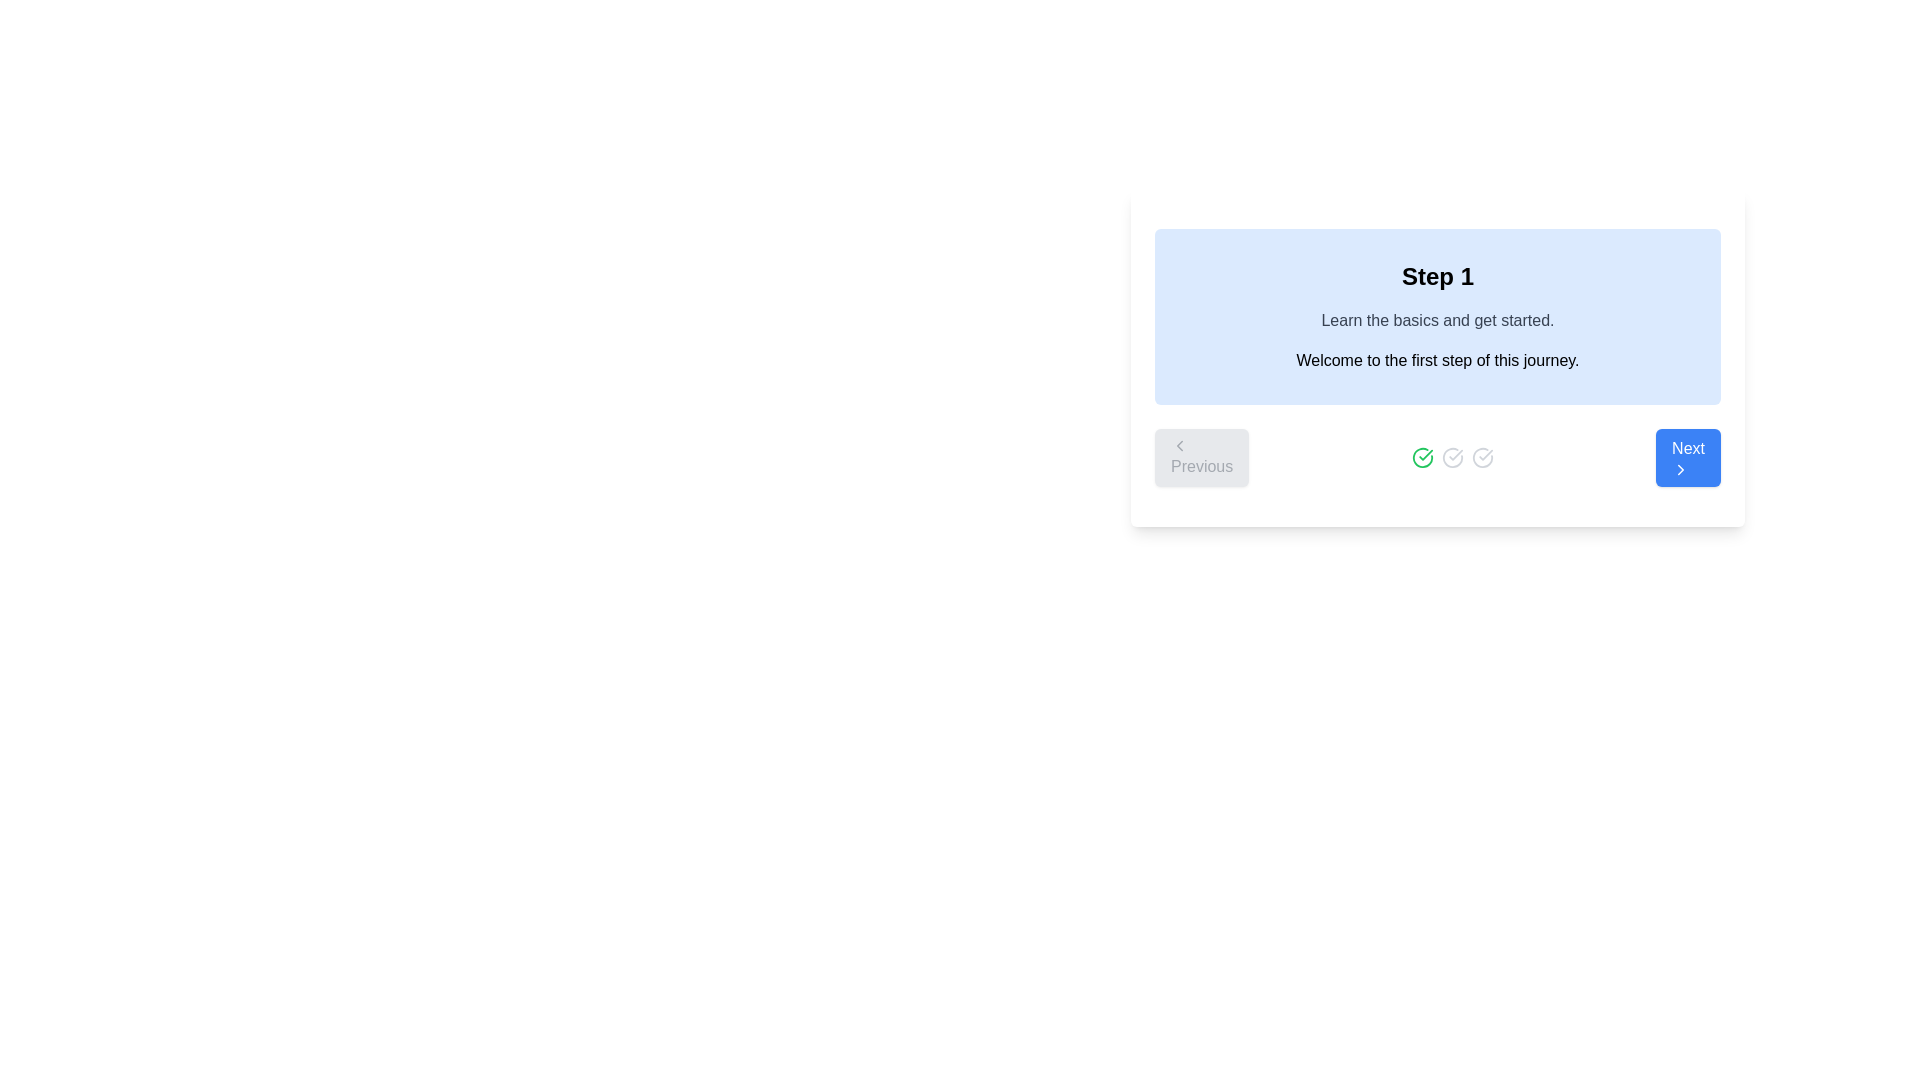 The image size is (1920, 1080). What do you see at coordinates (1687, 458) in the screenshot?
I see `the blue rectangular button labeled 'Next' with a right-pointing arrow icon` at bounding box center [1687, 458].